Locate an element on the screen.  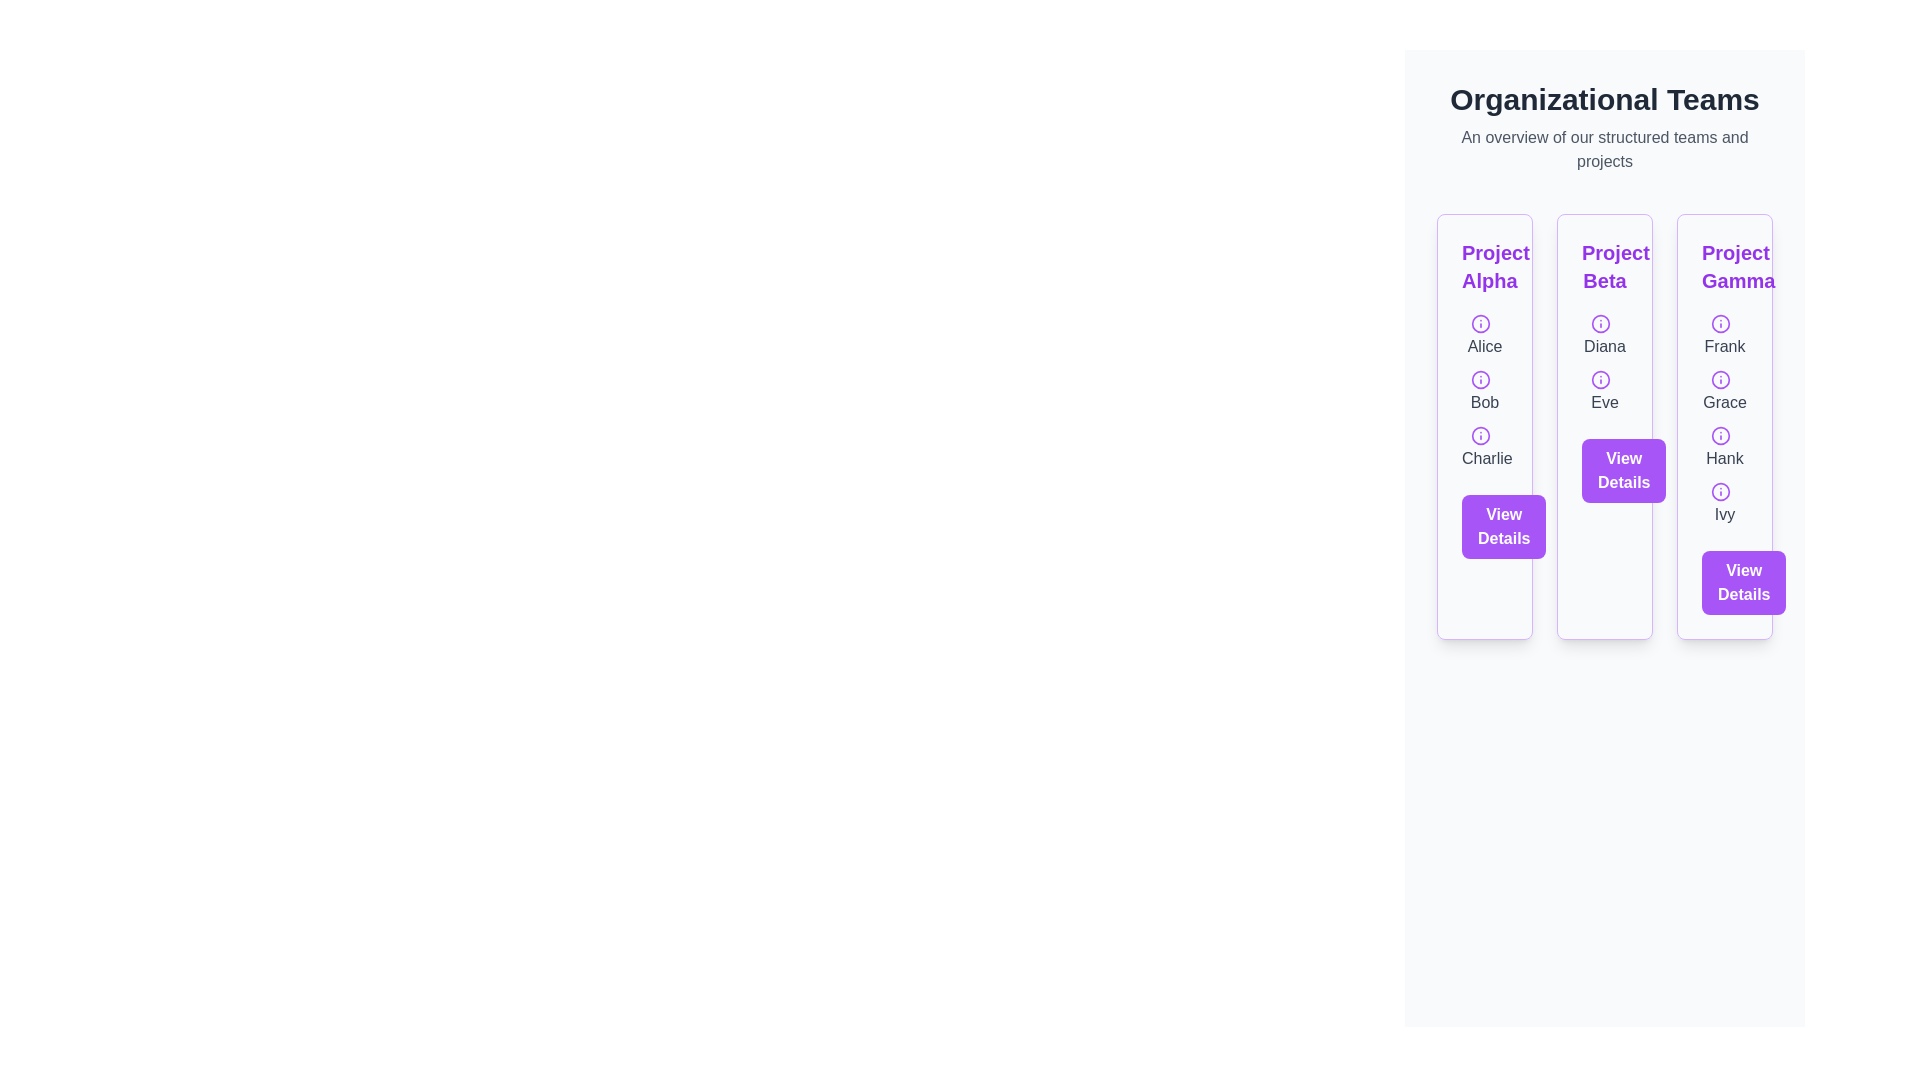
the text element displaying 'Bob' in dark gray is located at coordinates (1484, 390).